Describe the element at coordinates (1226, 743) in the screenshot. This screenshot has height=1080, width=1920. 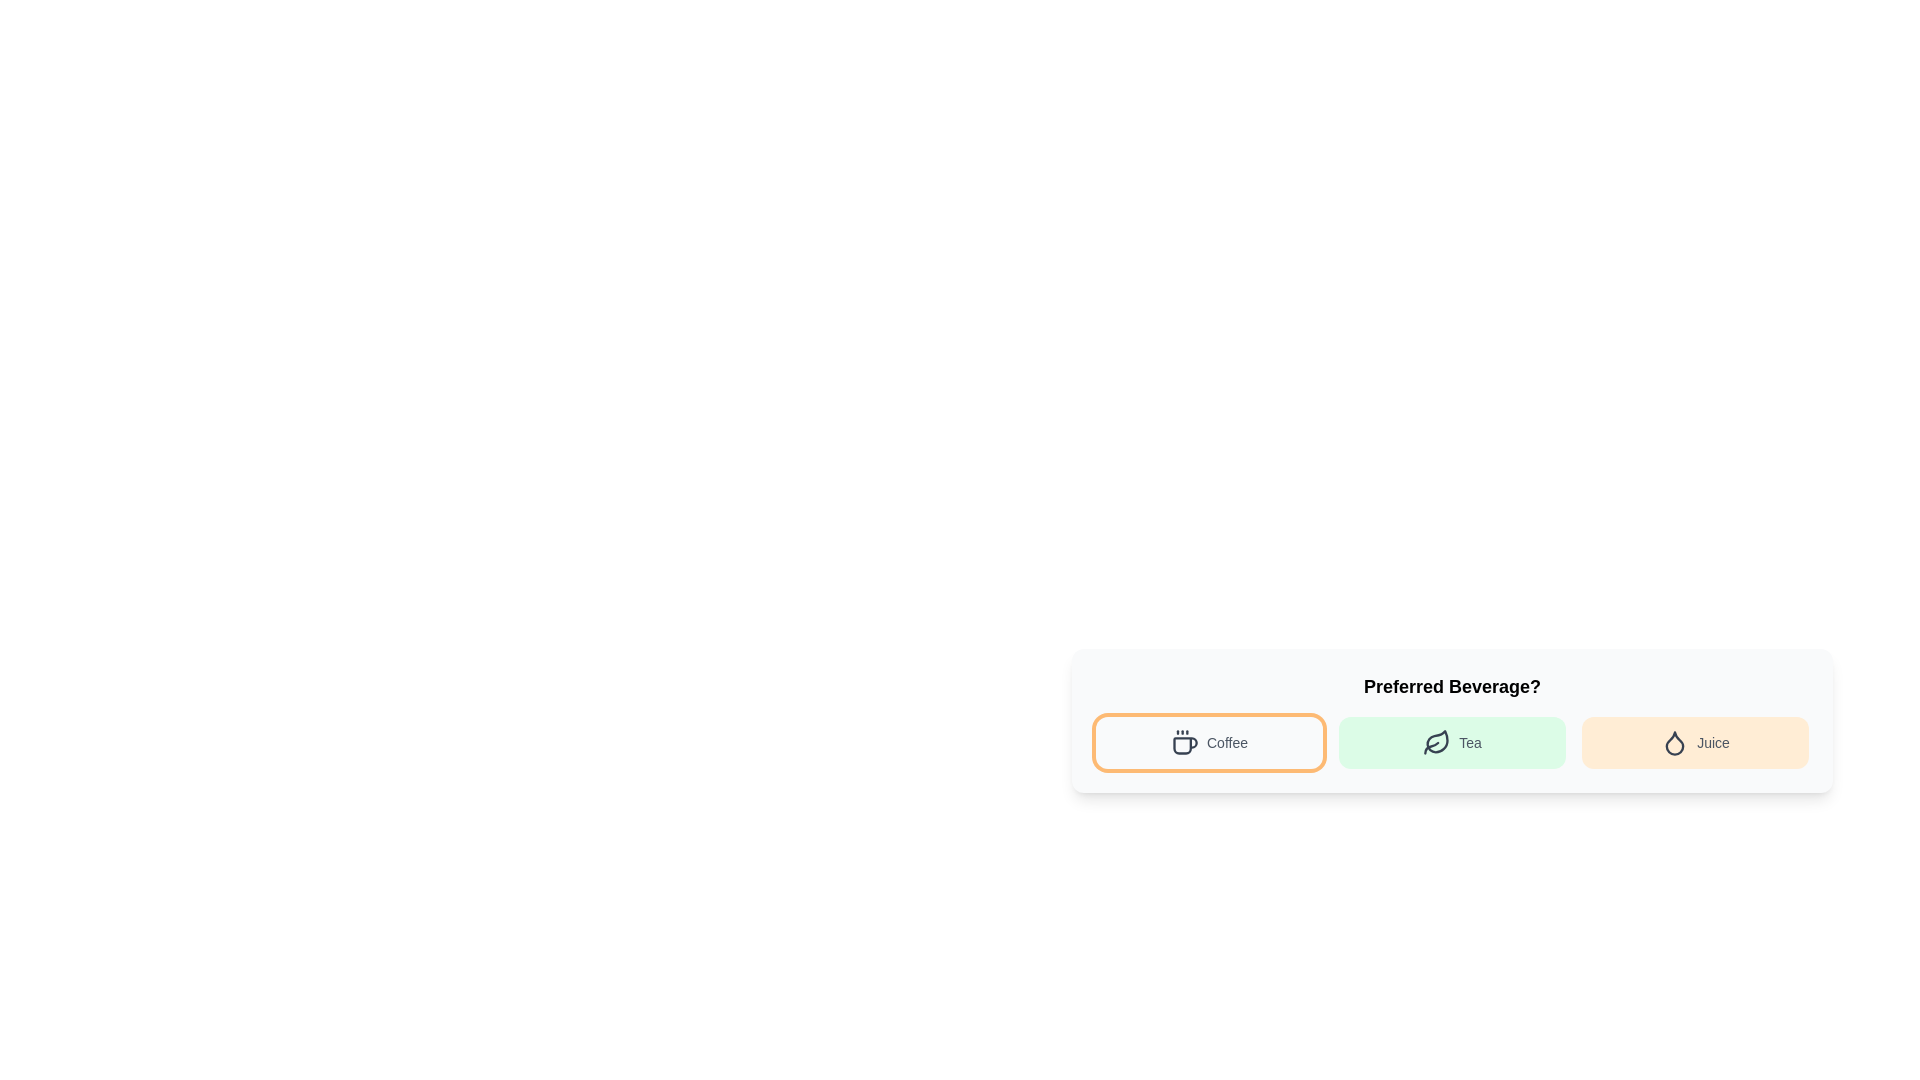
I see `the 'Coffee' text label that identifies the coffee selection option in the beverage list` at that location.